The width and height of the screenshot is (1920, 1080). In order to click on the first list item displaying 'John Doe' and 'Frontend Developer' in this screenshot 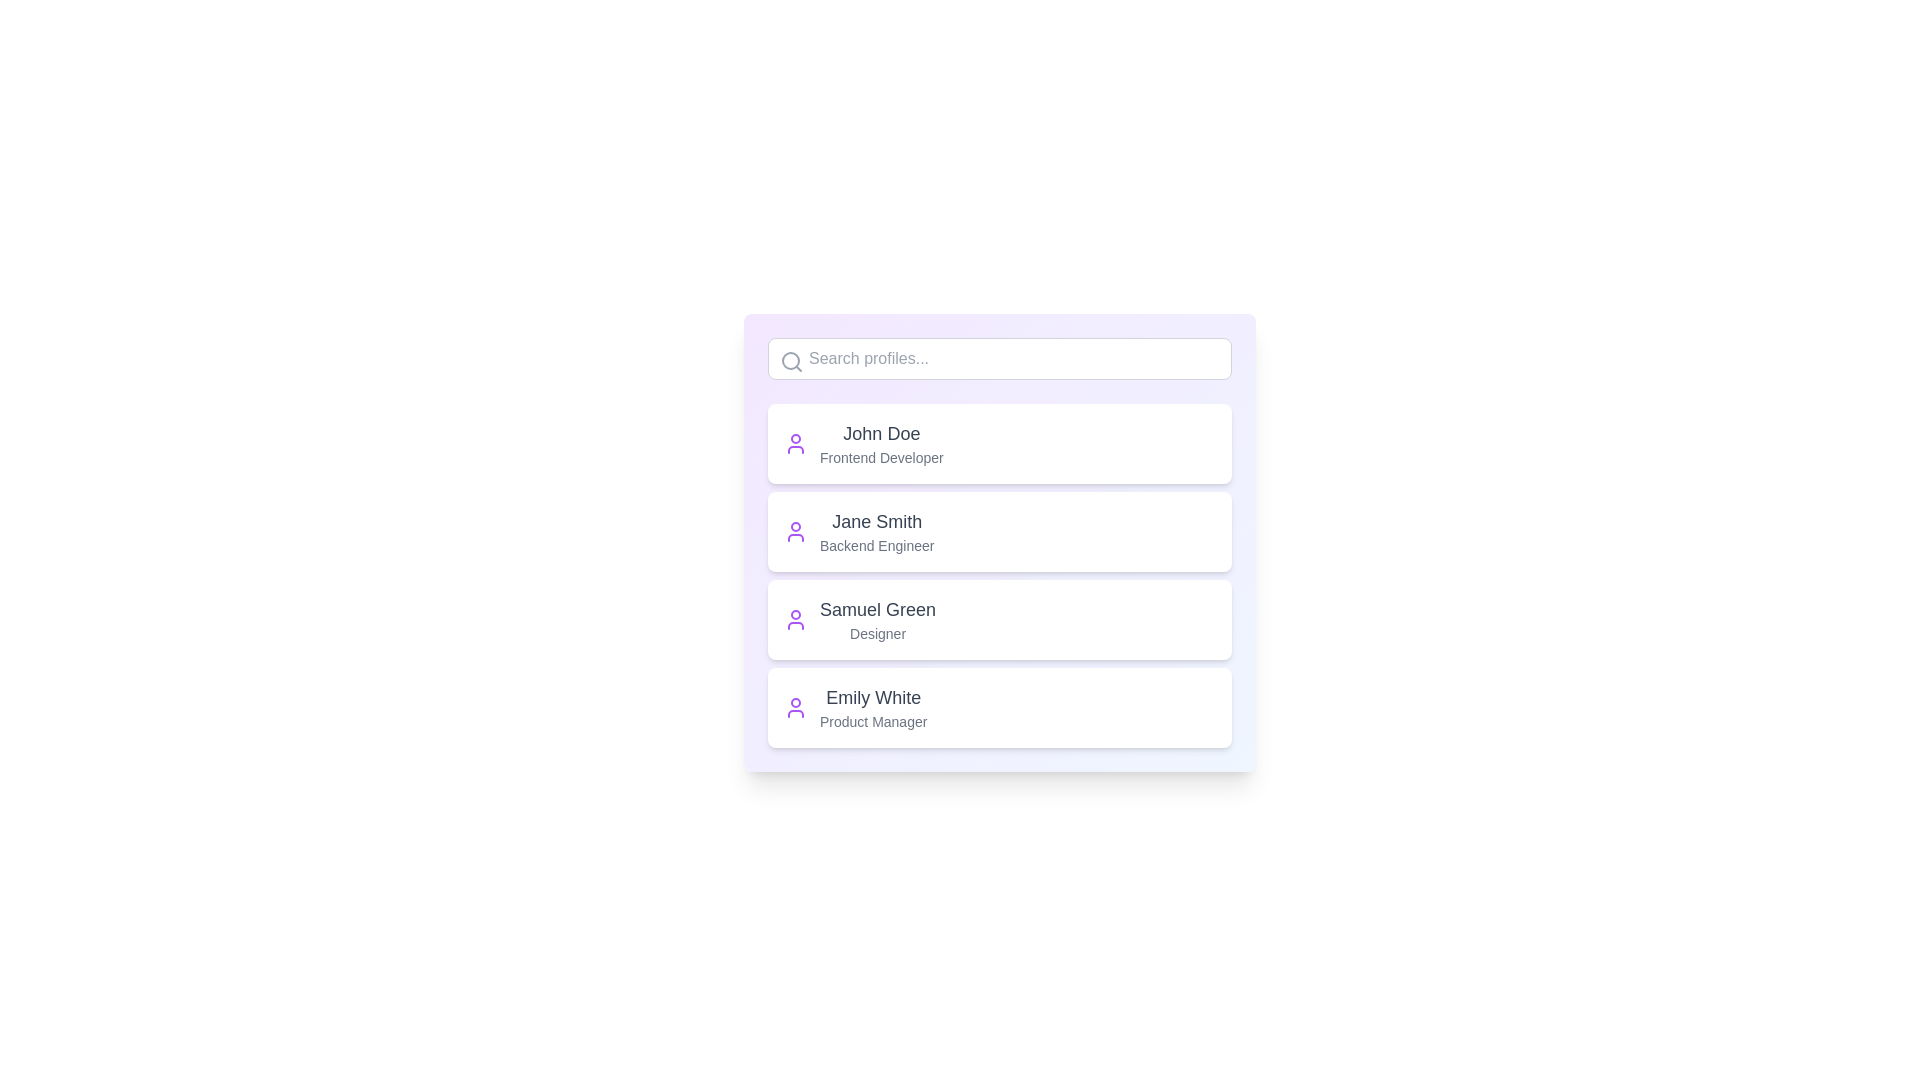, I will do `click(999, 442)`.